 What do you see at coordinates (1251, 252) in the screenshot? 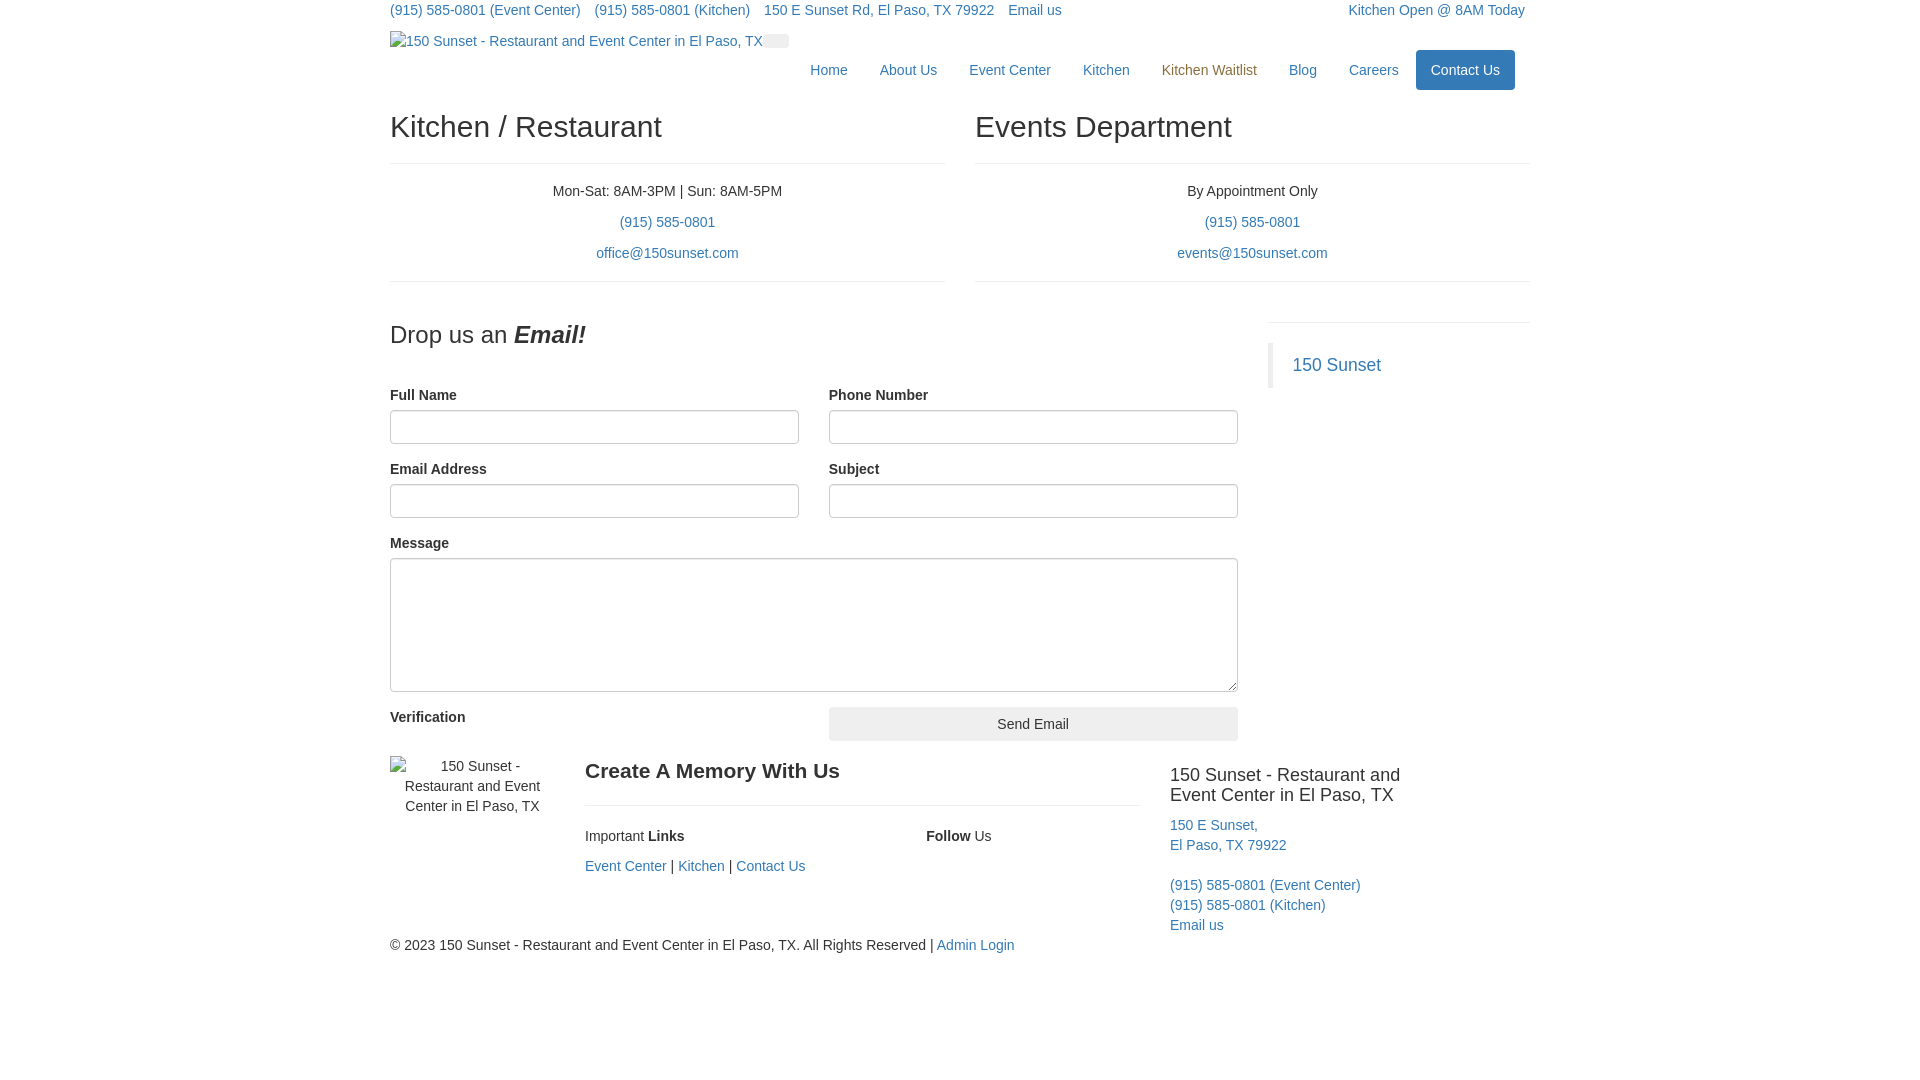
I see `'events@150sunset.com'` at bounding box center [1251, 252].